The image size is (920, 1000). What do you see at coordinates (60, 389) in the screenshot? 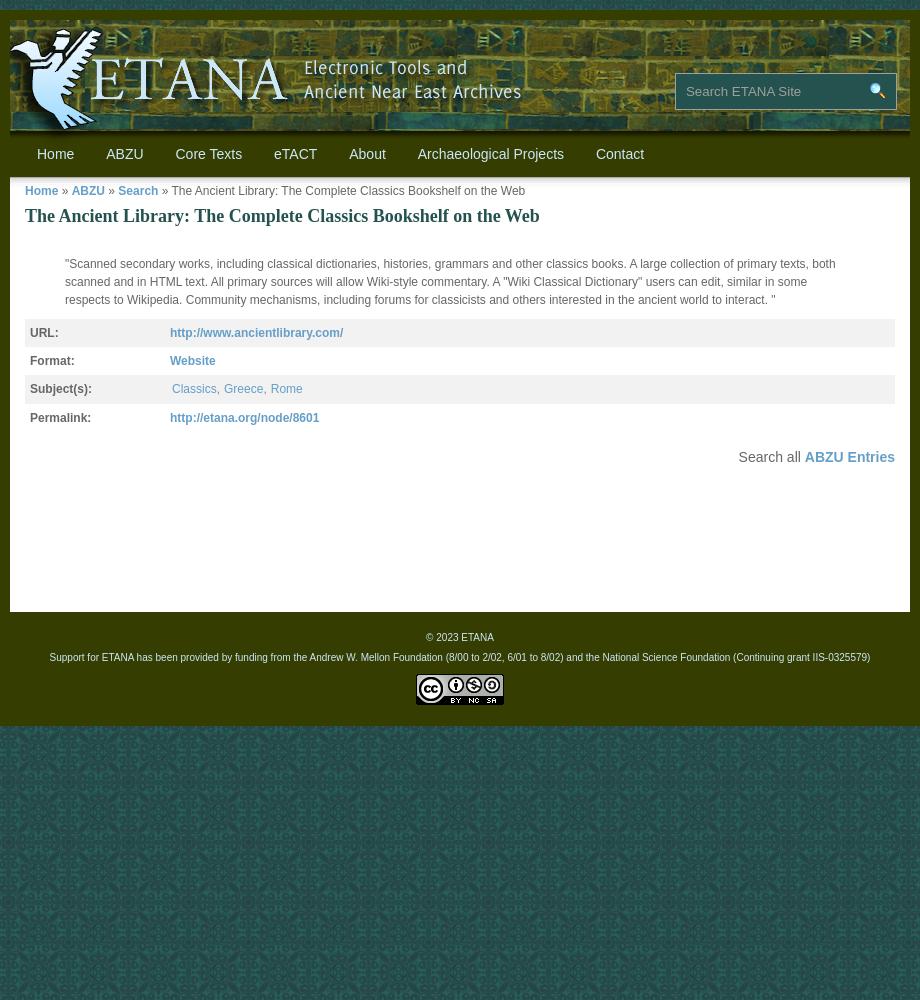
I see `'Subject(s):'` at bounding box center [60, 389].